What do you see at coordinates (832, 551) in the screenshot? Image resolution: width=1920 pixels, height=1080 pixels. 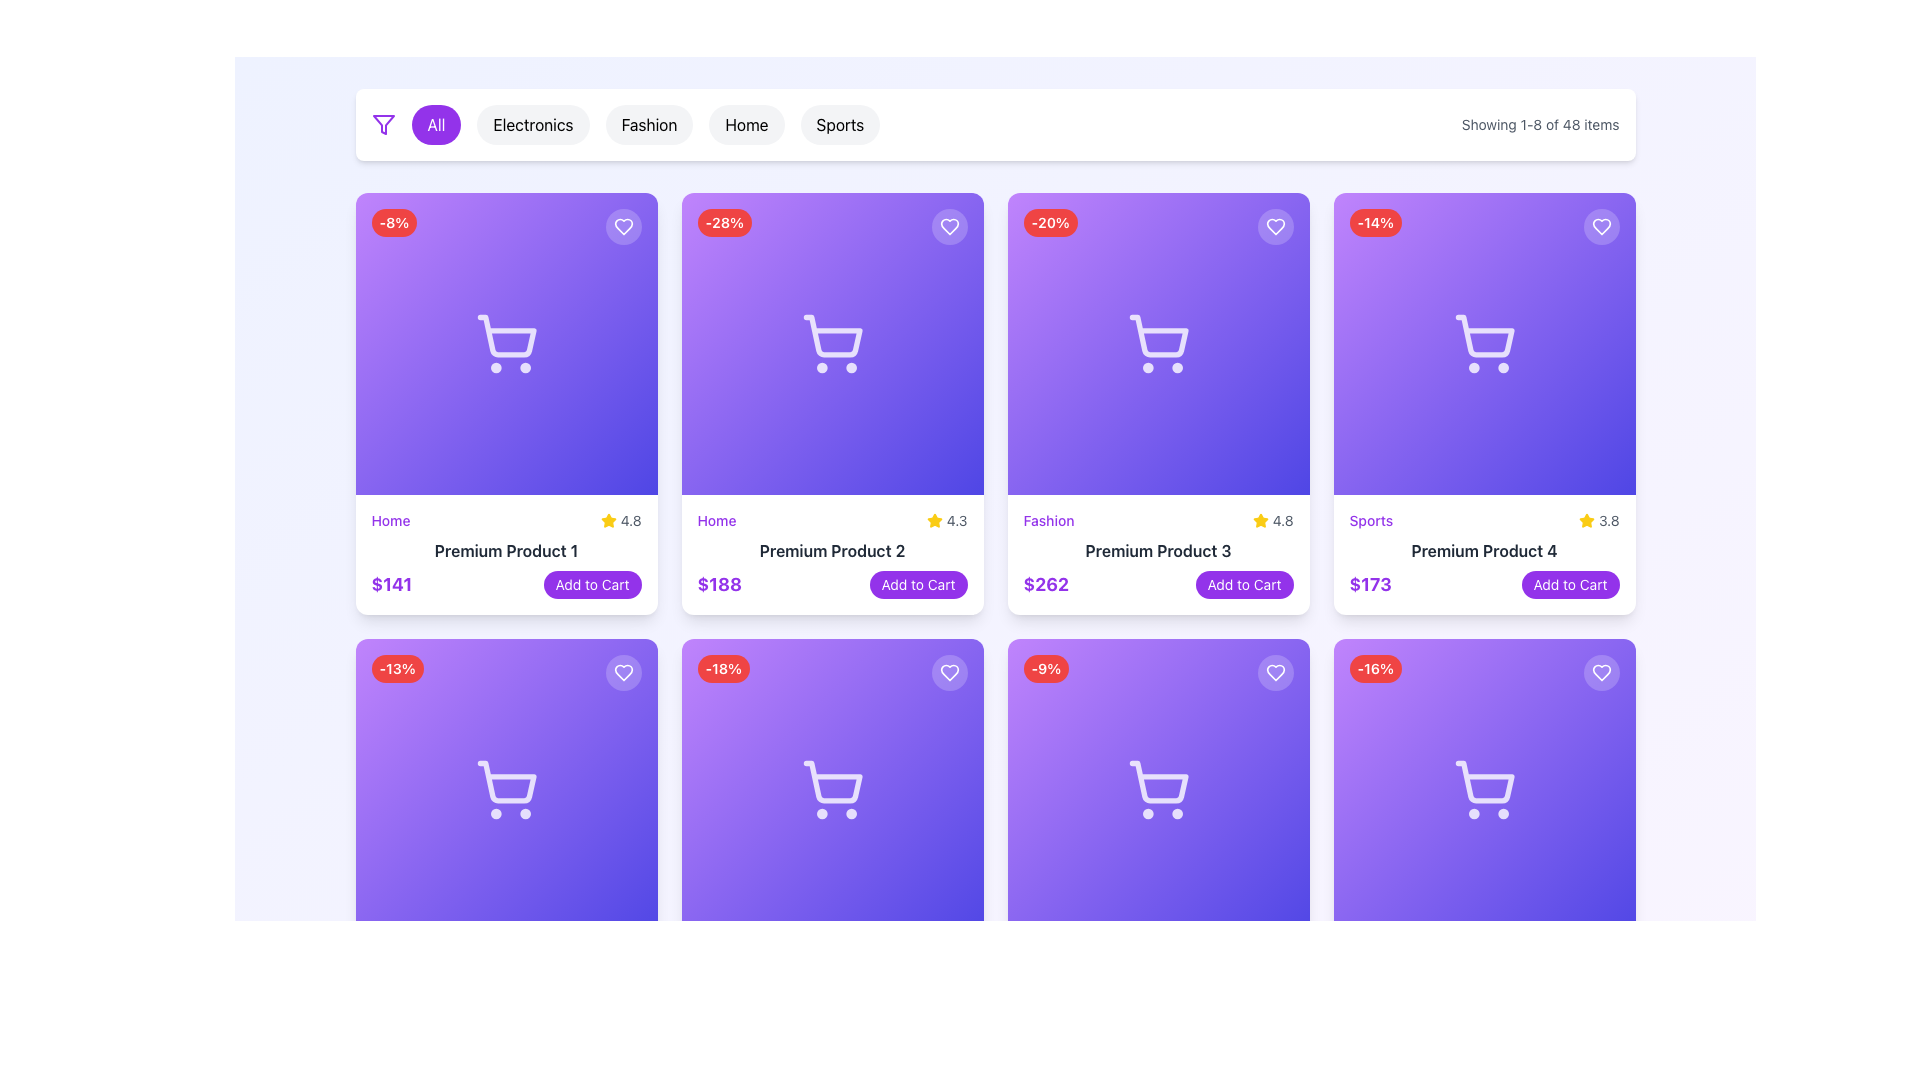 I see `the product title text label located in the second item of the first row in the grid layout, which is positioned below the category information and above the price and 'Add to Cart' button` at bounding box center [832, 551].